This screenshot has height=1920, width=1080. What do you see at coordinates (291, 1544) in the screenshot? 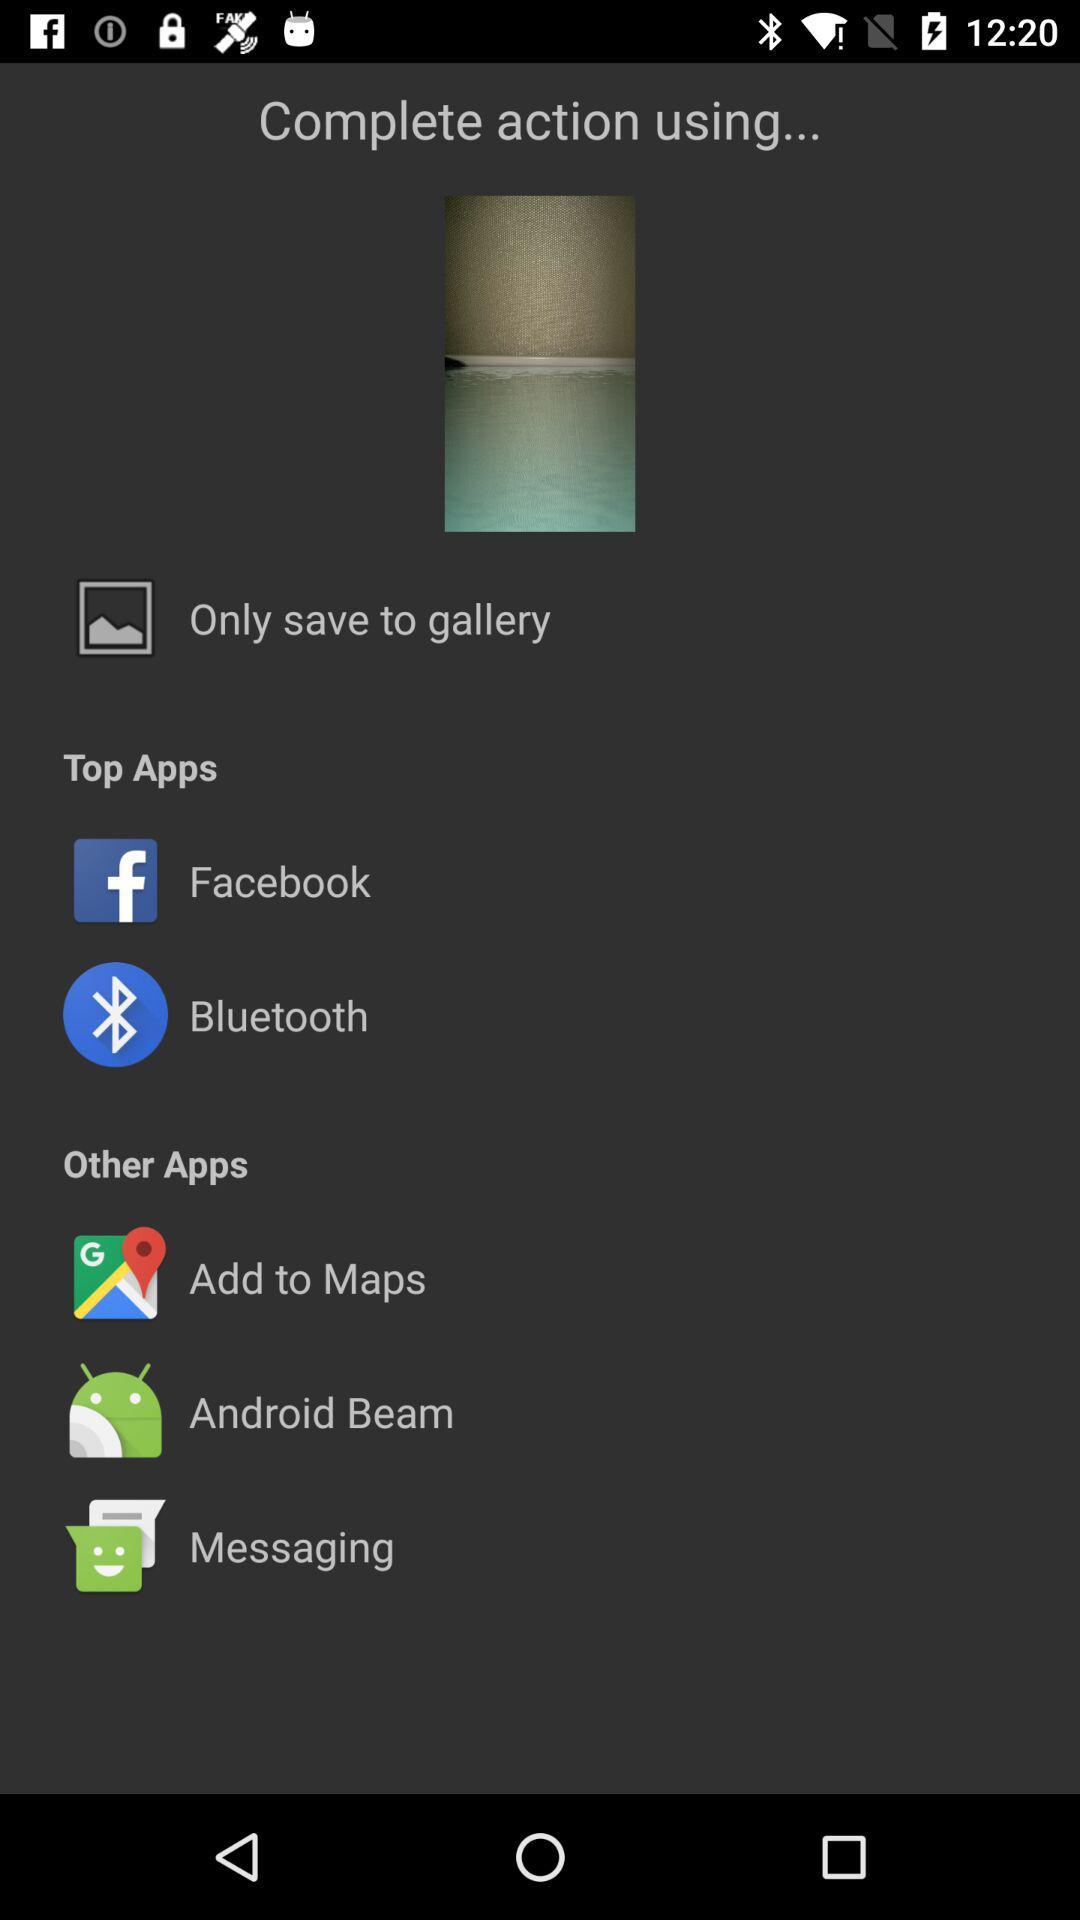
I see `messaging icon` at bounding box center [291, 1544].